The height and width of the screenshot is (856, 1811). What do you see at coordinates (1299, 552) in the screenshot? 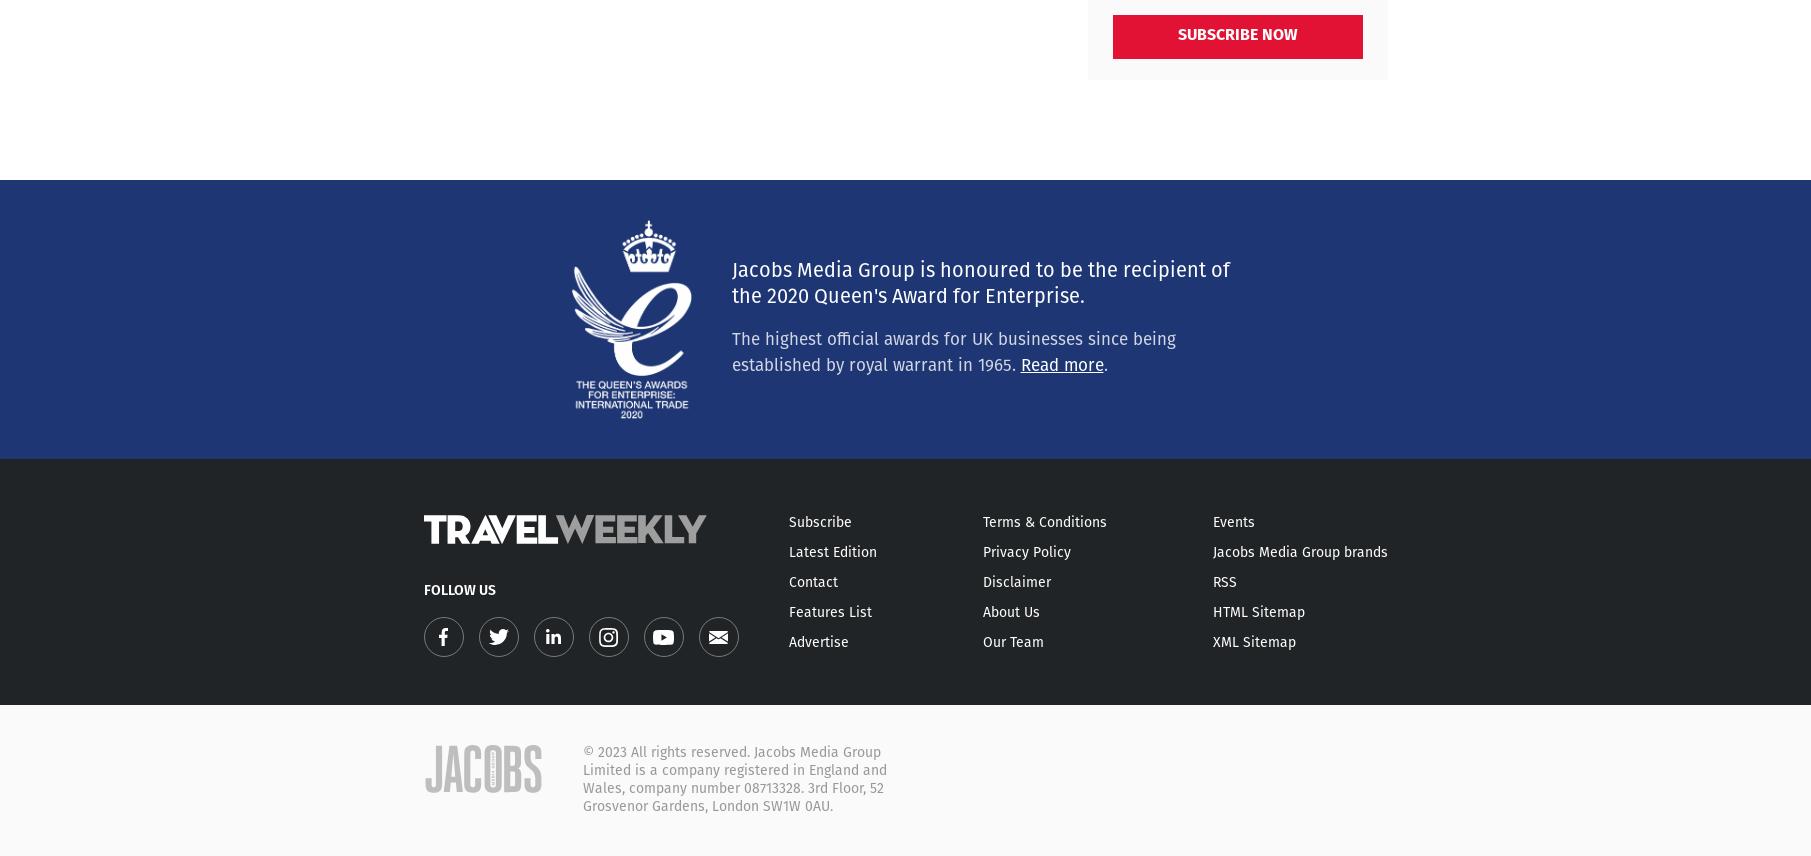
I see `'Jacobs Media Group brands'` at bounding box center [1299, 552].